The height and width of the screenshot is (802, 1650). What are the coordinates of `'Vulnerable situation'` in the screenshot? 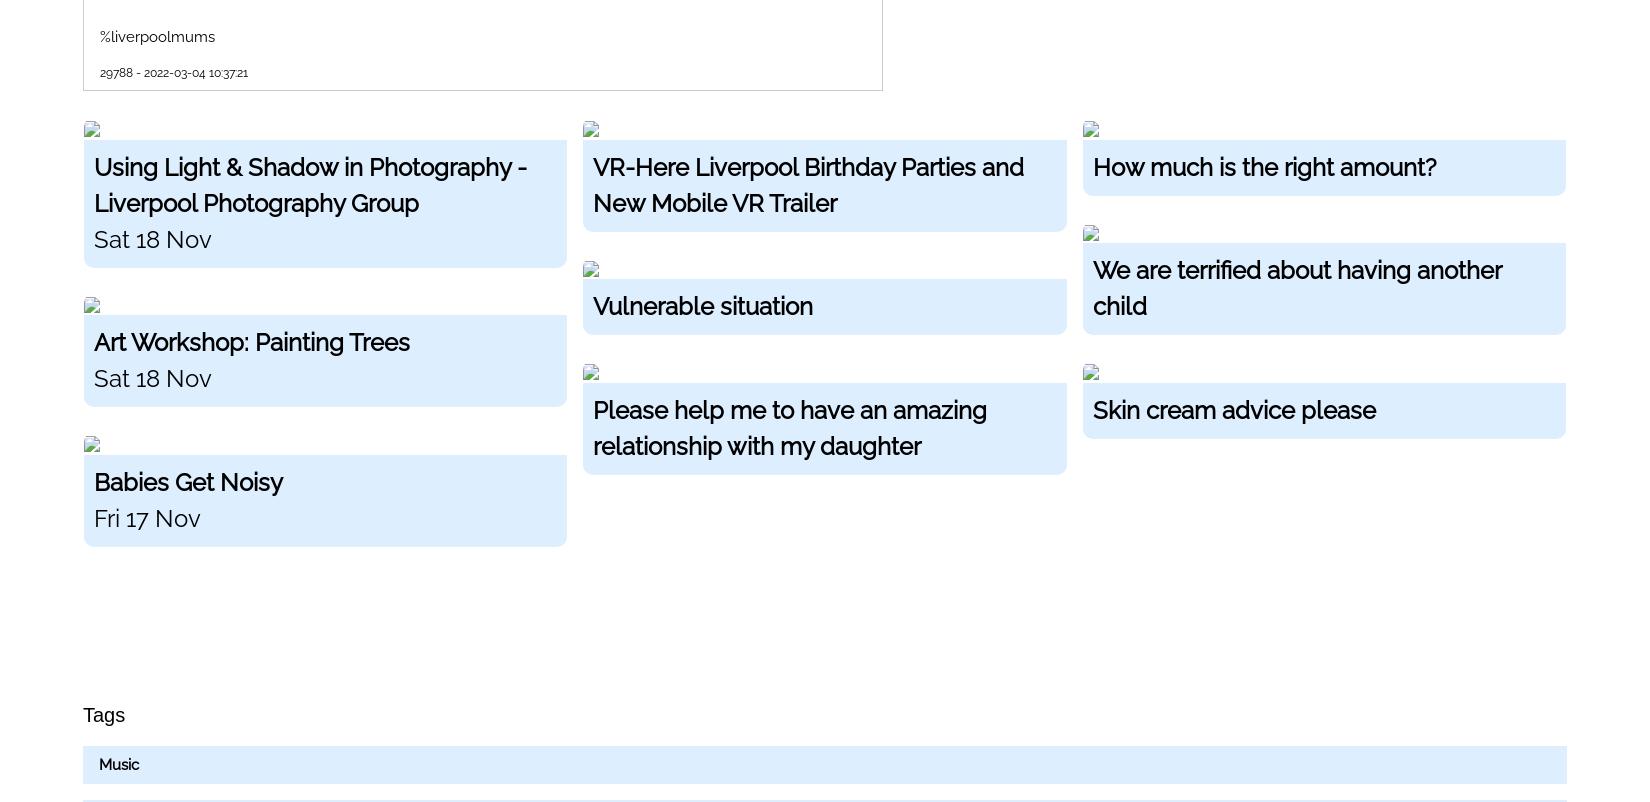 It's located at (702, 305).